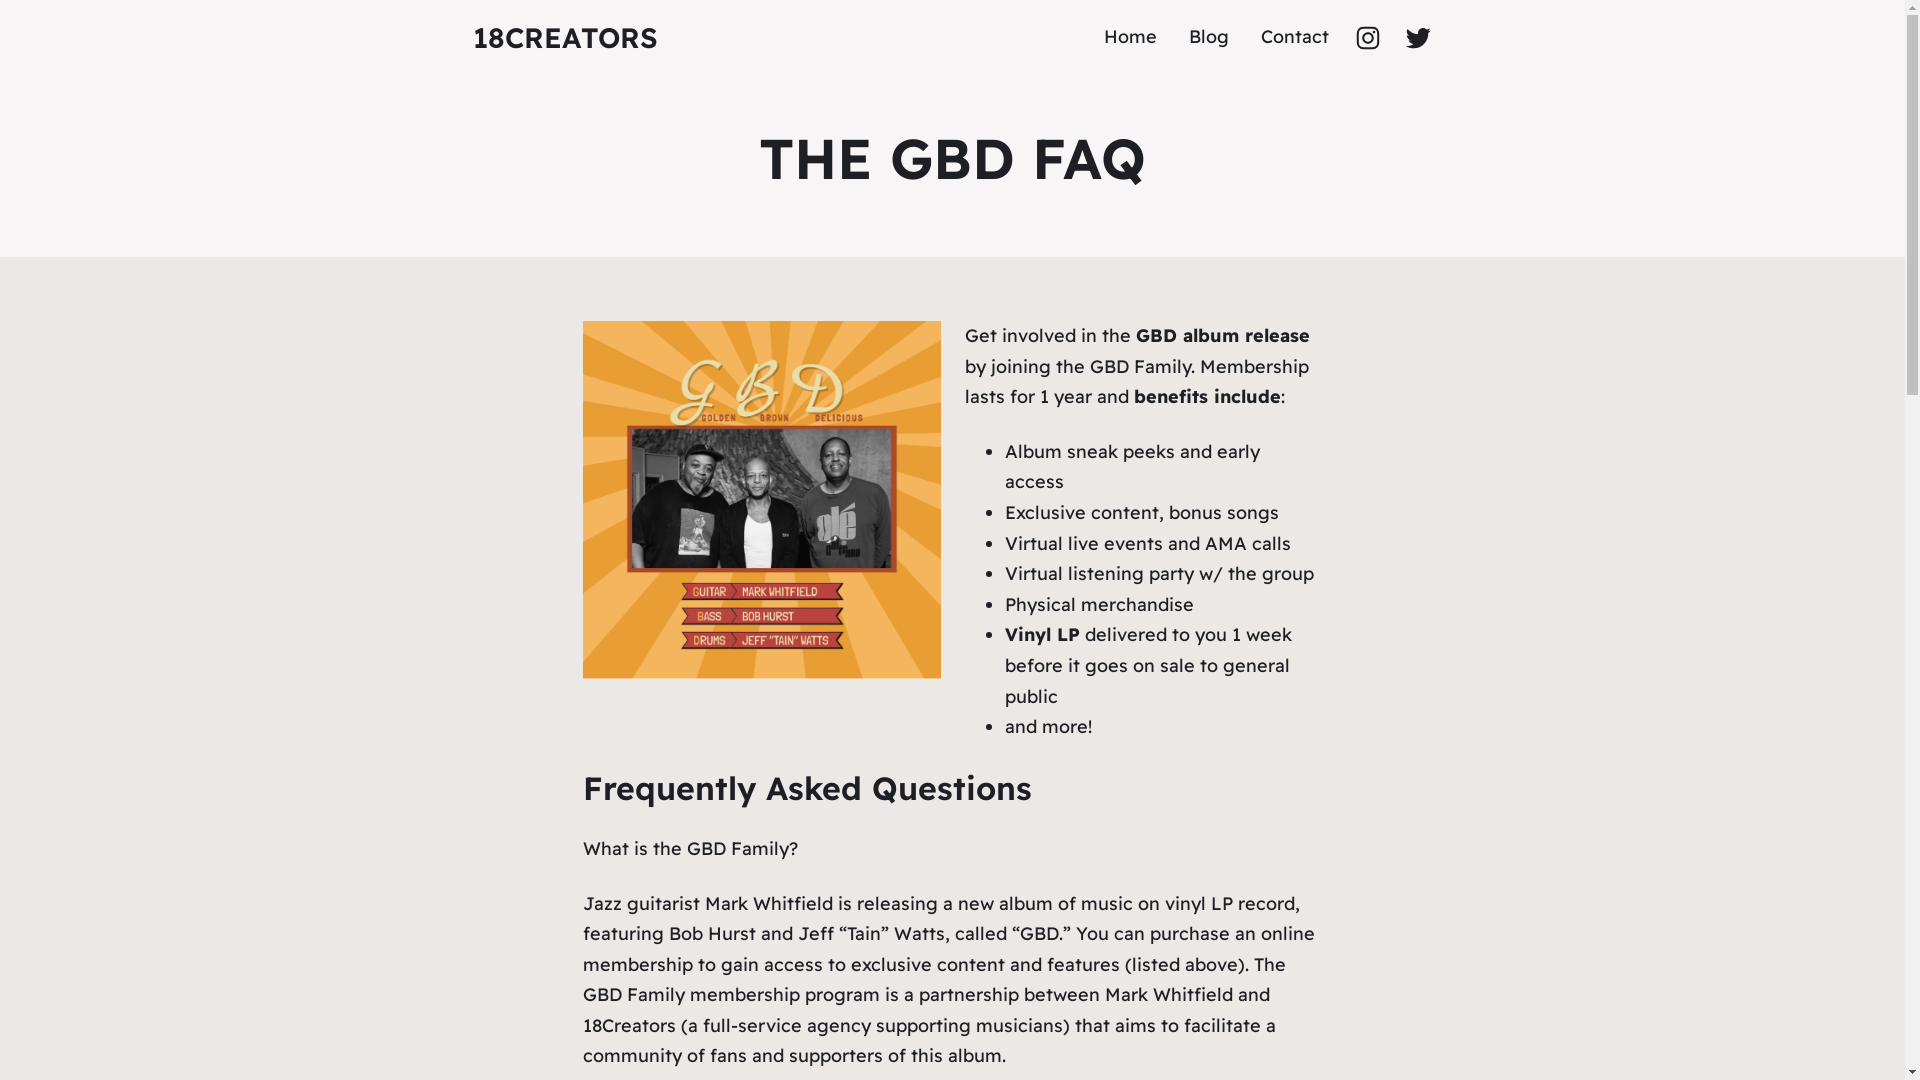 This screenshot has width=1920, height=1080. Describe the element at coordinates (1207, 37) in the screenshot. I see `'Blog'` at that location.